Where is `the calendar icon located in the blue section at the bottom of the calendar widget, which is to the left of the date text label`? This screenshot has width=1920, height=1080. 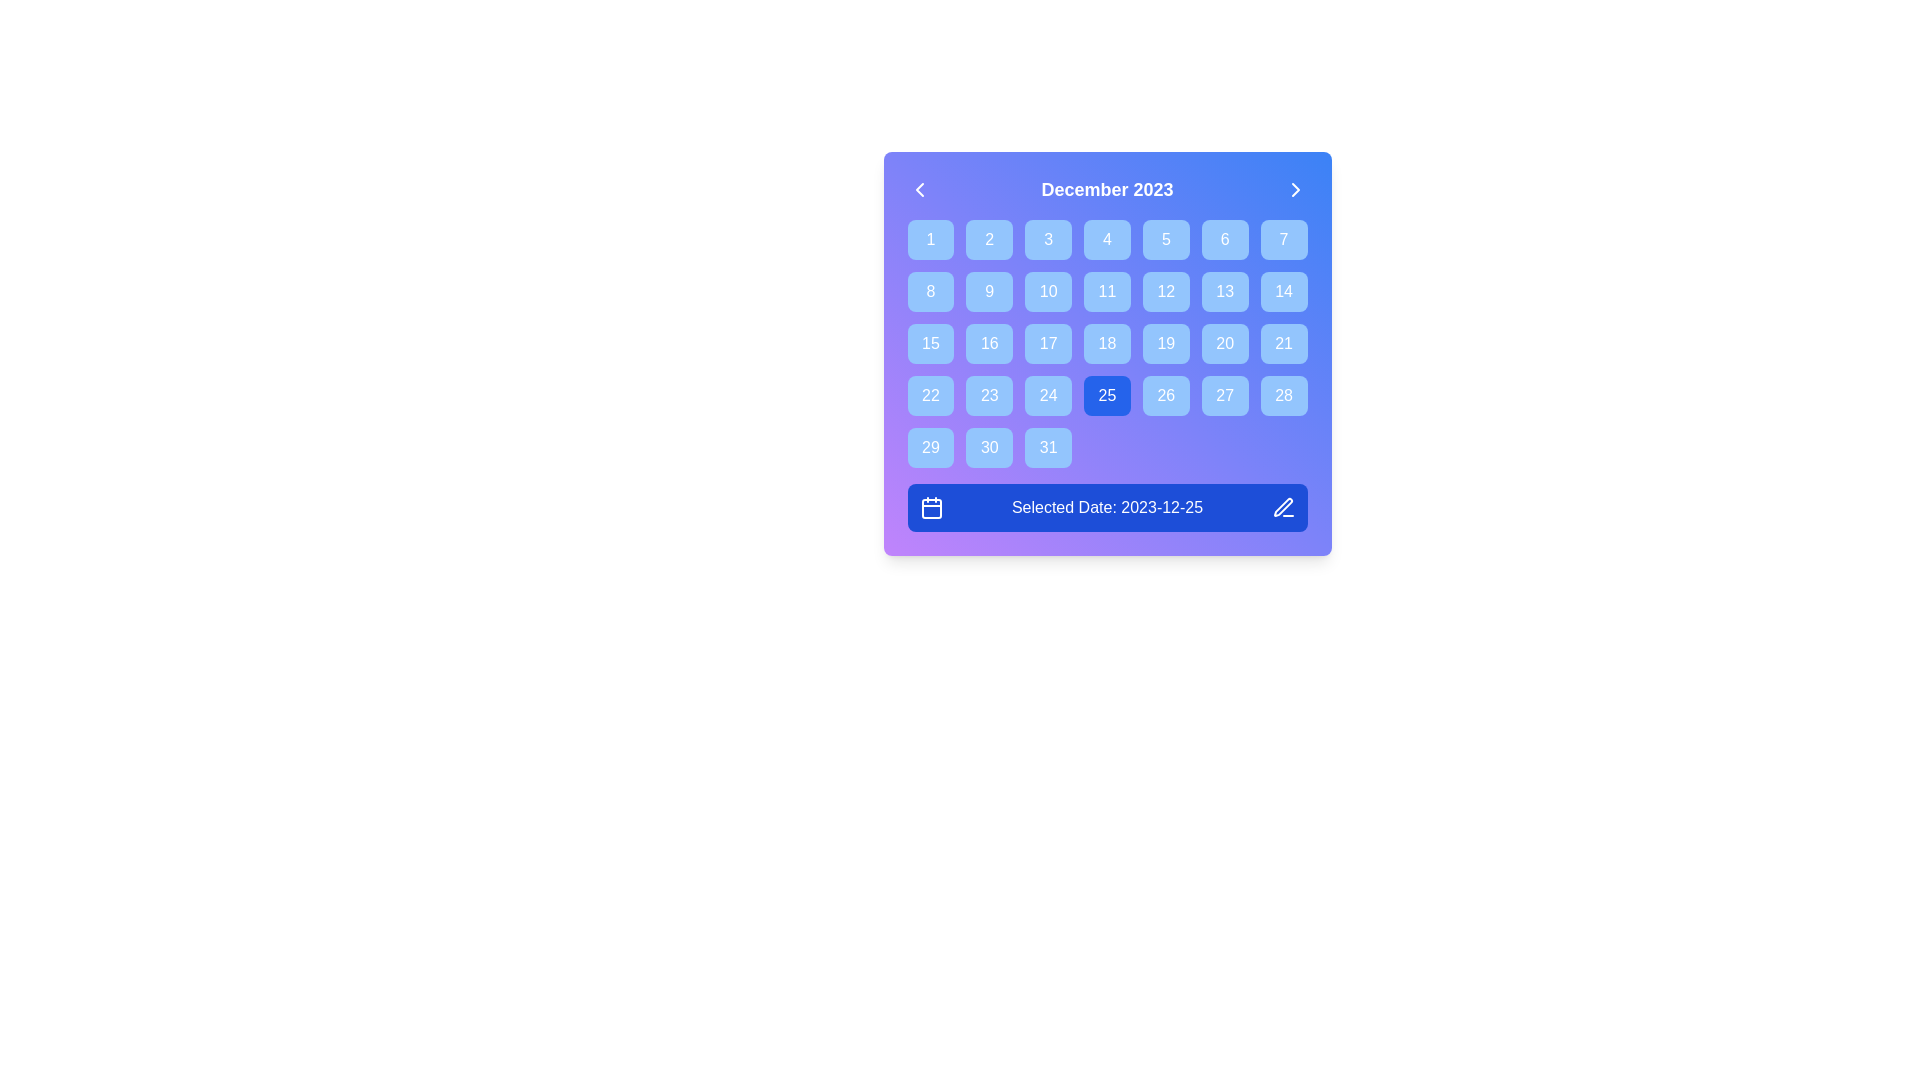
the calendar icon located in the blue section at the bottom of the calendar widget, which is to the left of the date text label is located at coordinates (930, 508).